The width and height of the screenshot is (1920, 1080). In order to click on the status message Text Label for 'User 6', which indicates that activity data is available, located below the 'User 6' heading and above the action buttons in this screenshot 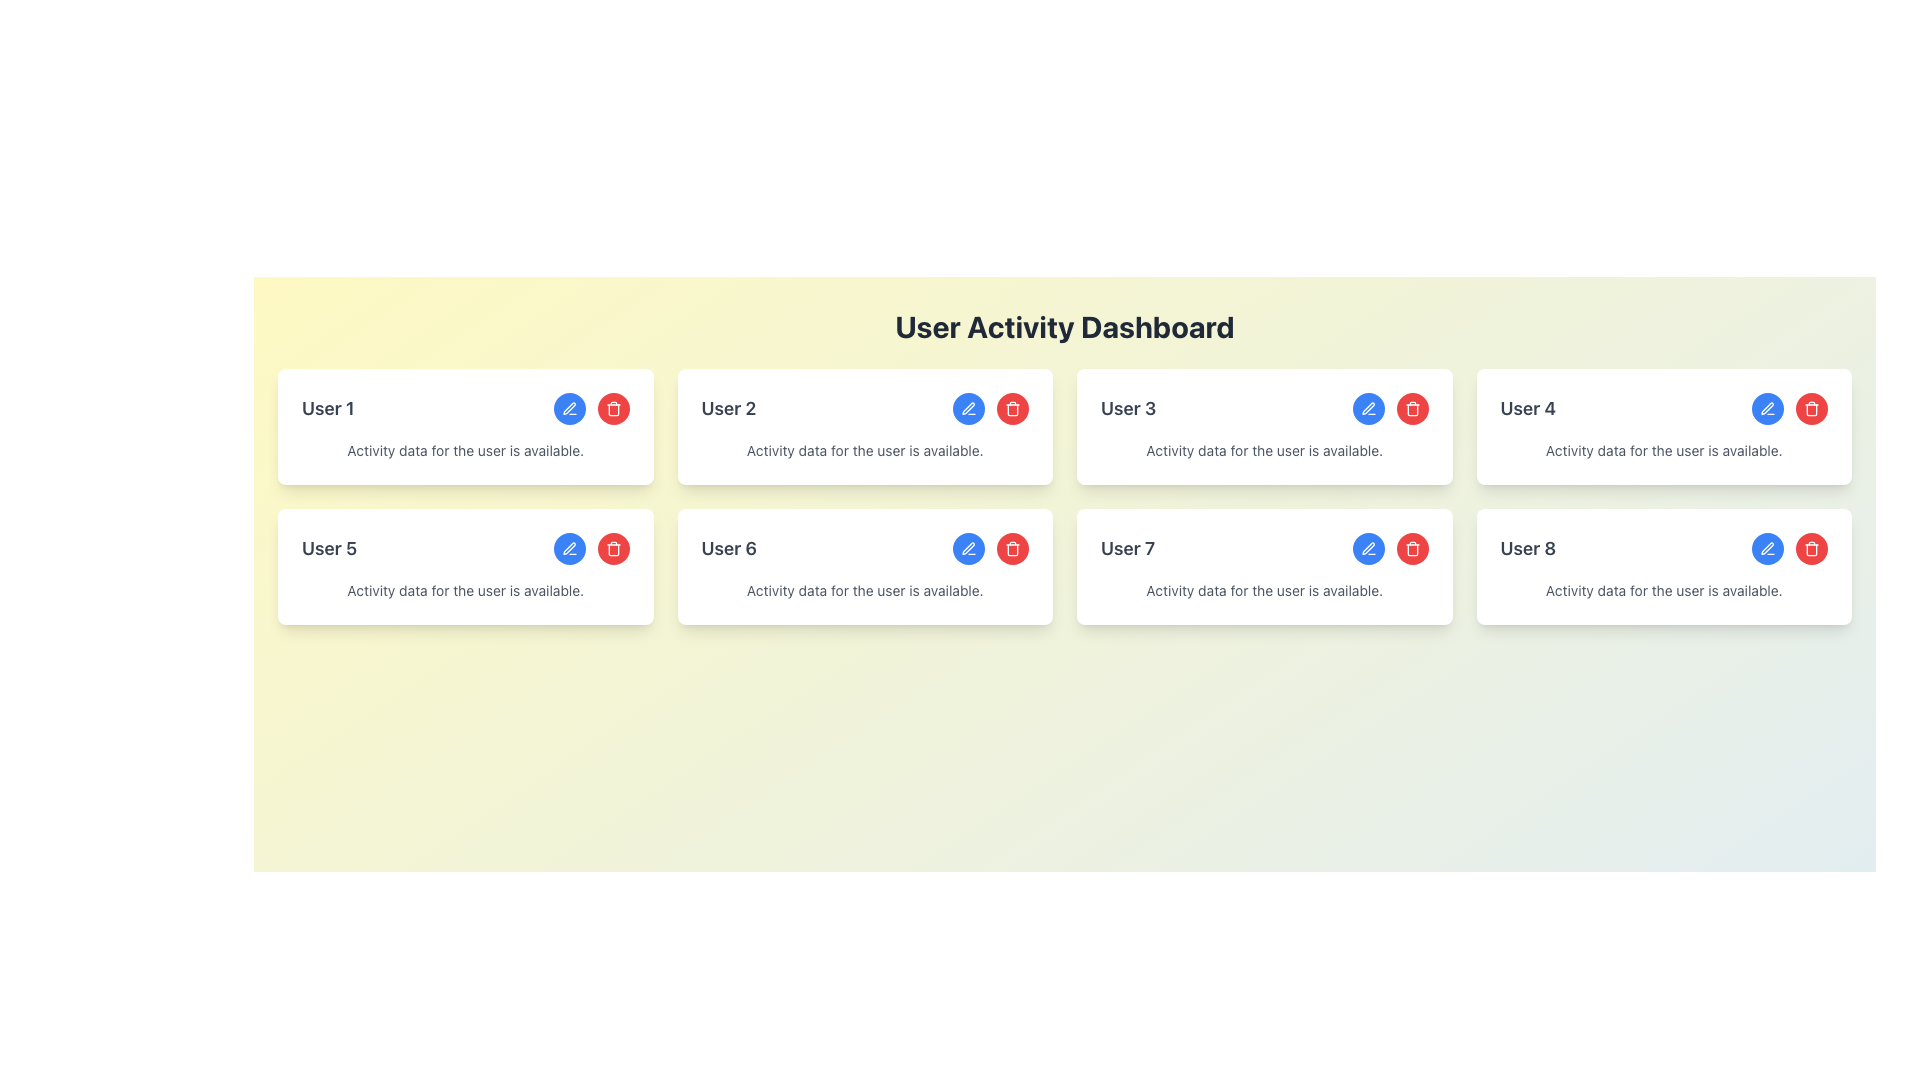, I will do `click(865, 589)`.